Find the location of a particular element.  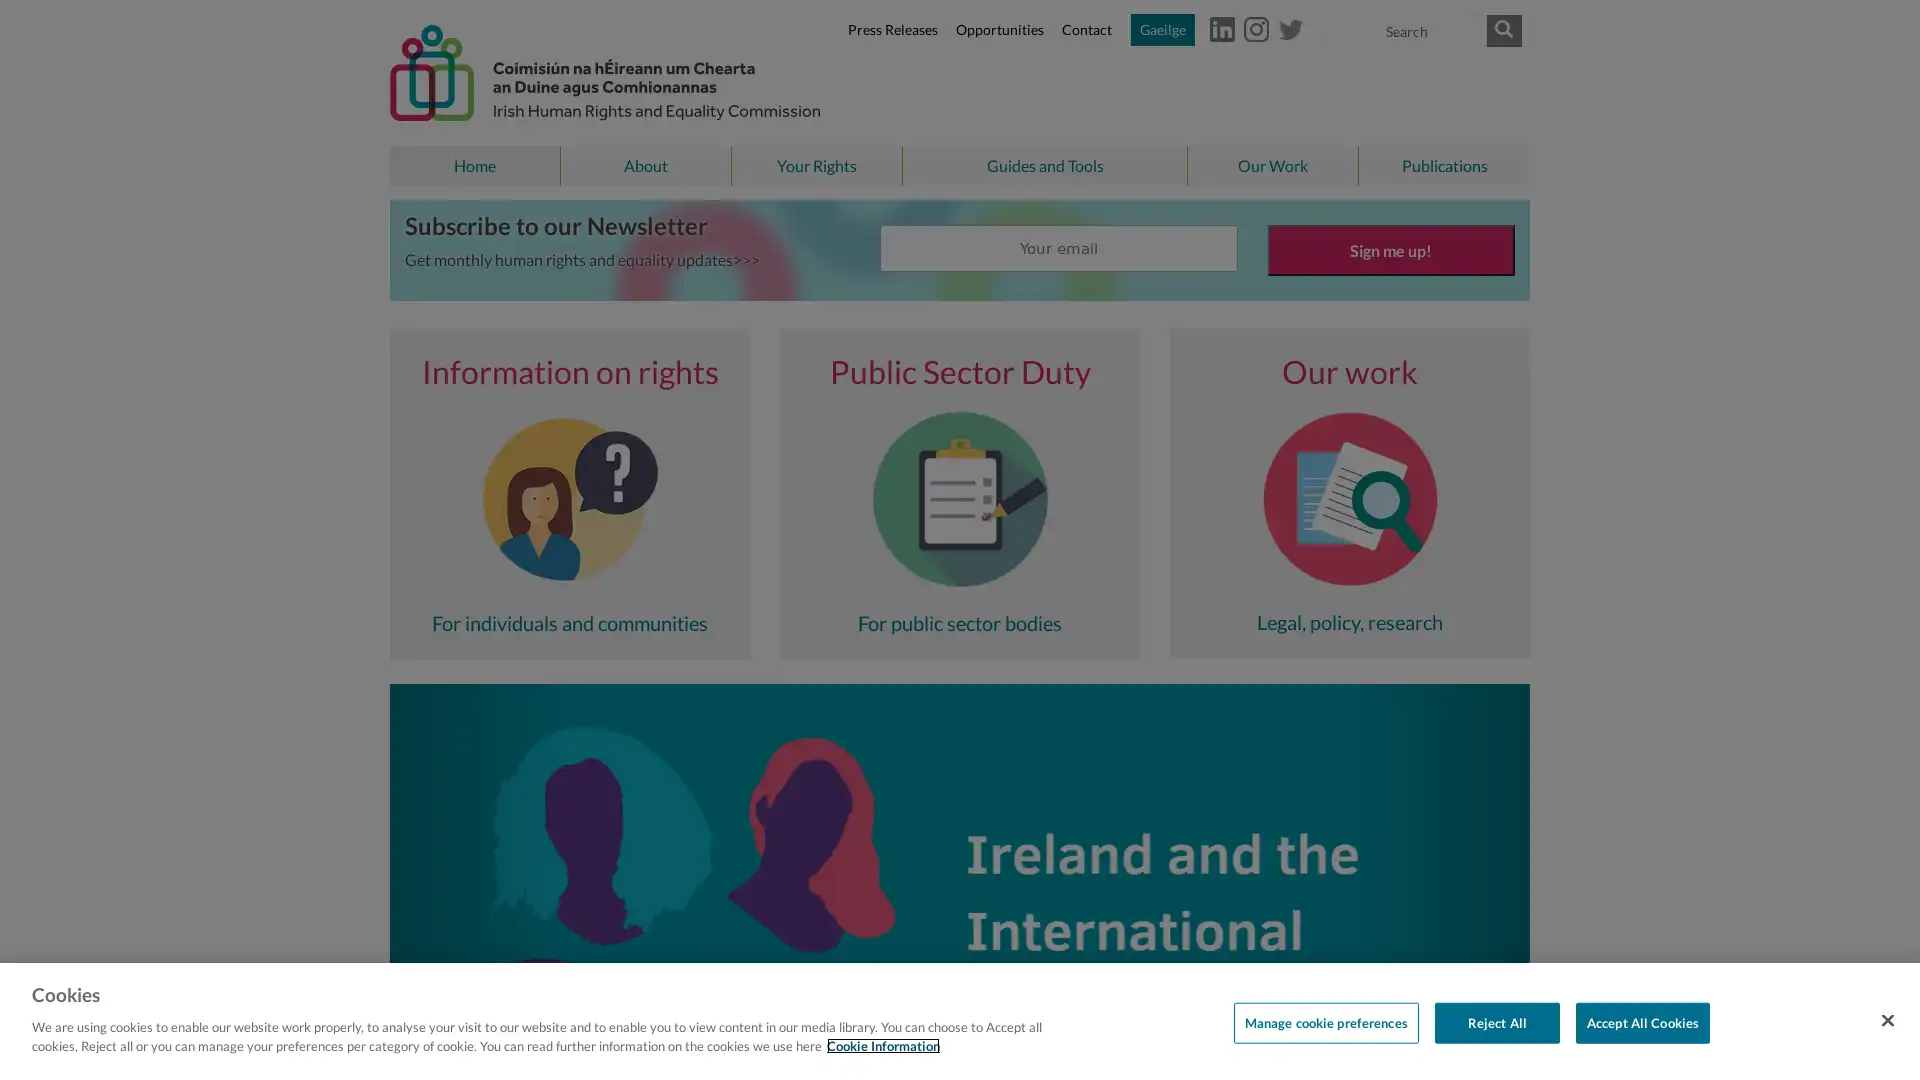

Submit is located at coordinates (1504, 30).